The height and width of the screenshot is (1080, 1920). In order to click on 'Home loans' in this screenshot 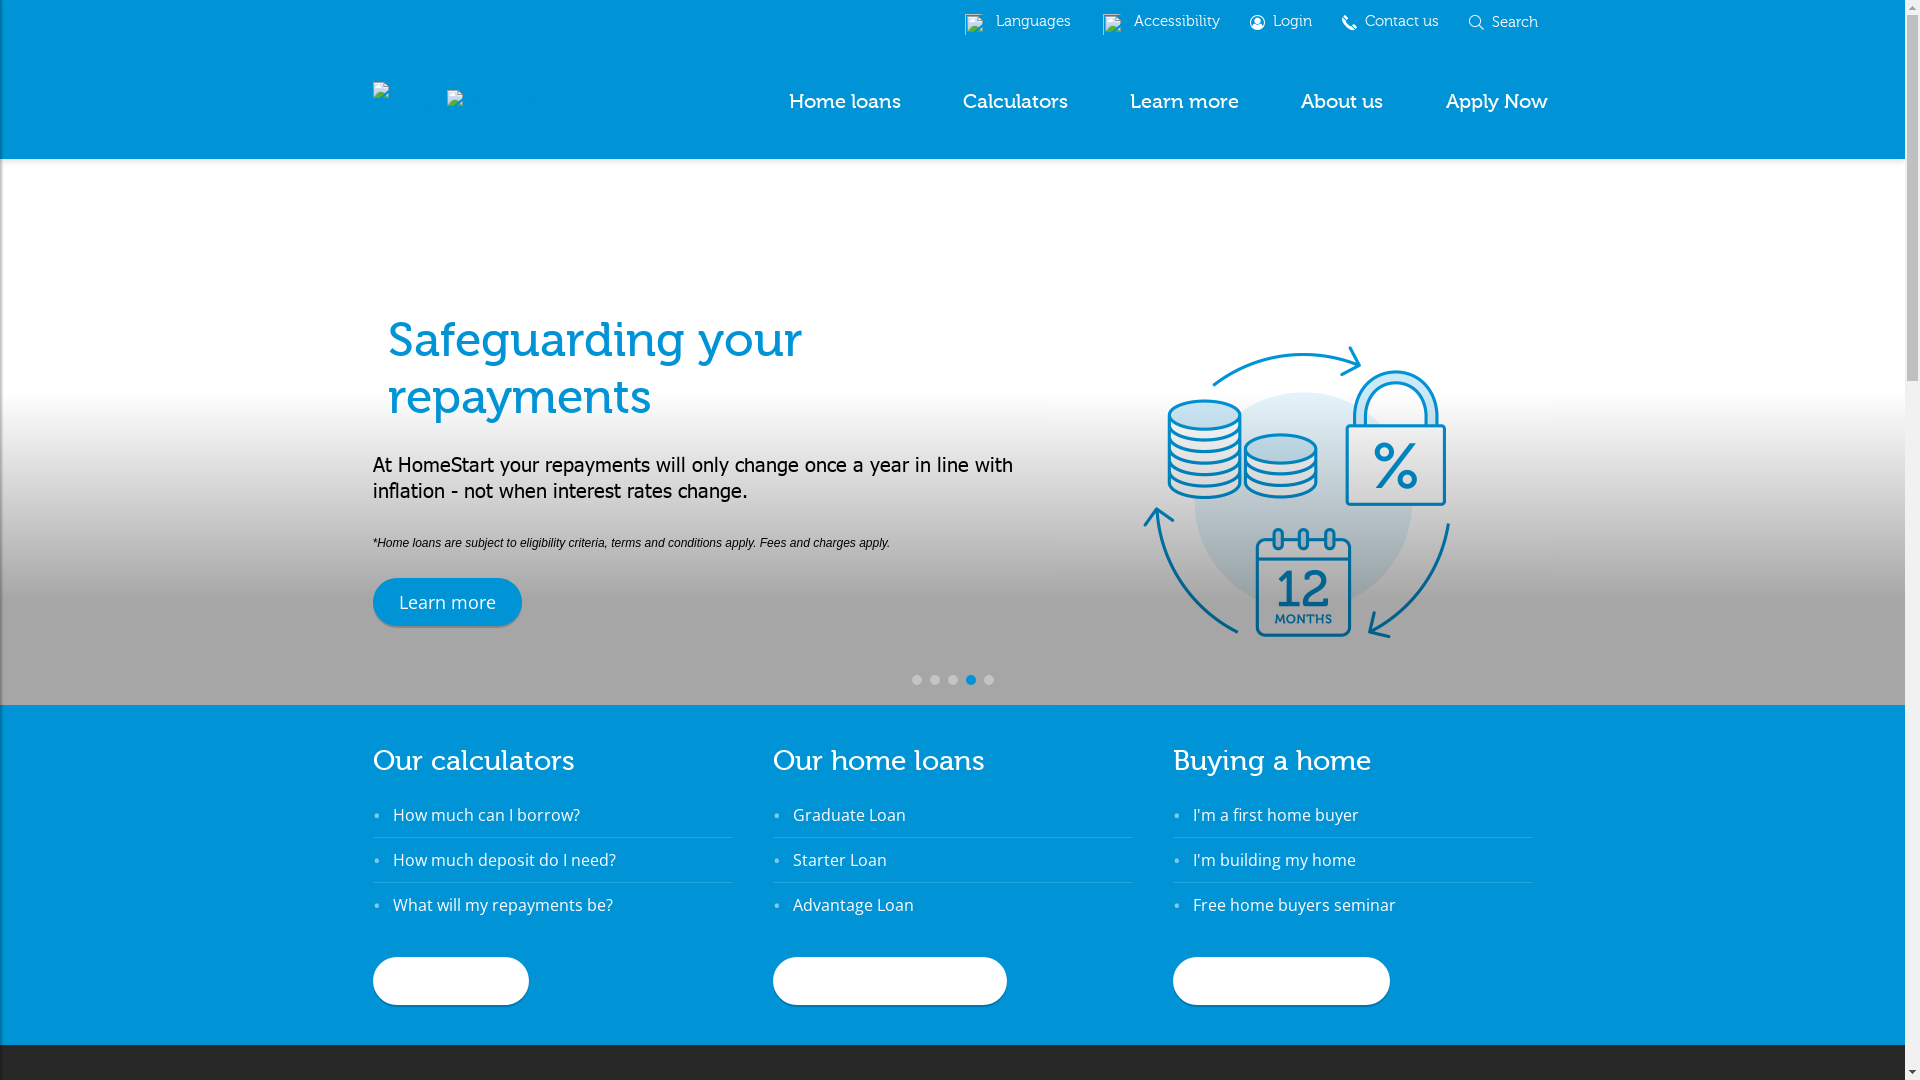, I will do `click(782, 101)`.